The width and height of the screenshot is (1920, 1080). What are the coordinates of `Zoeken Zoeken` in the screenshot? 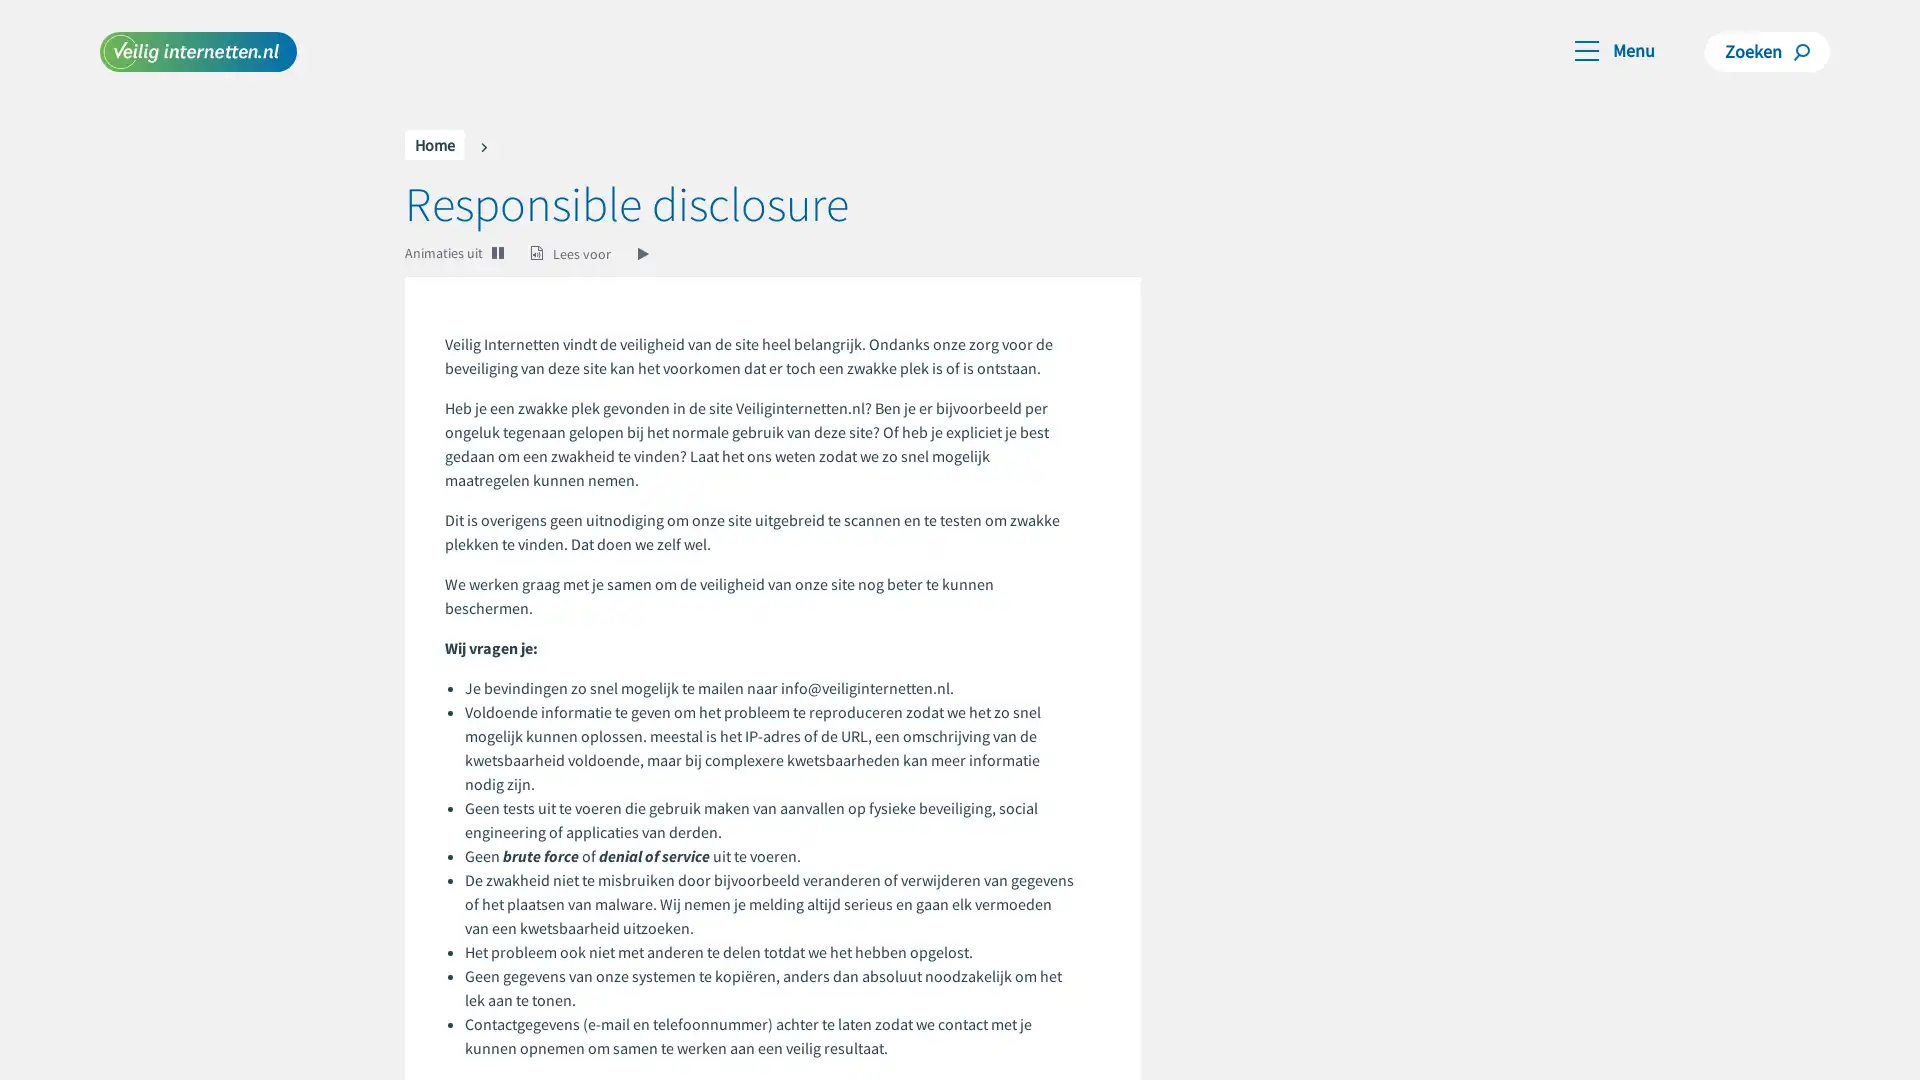 It's located at (1767, 50).